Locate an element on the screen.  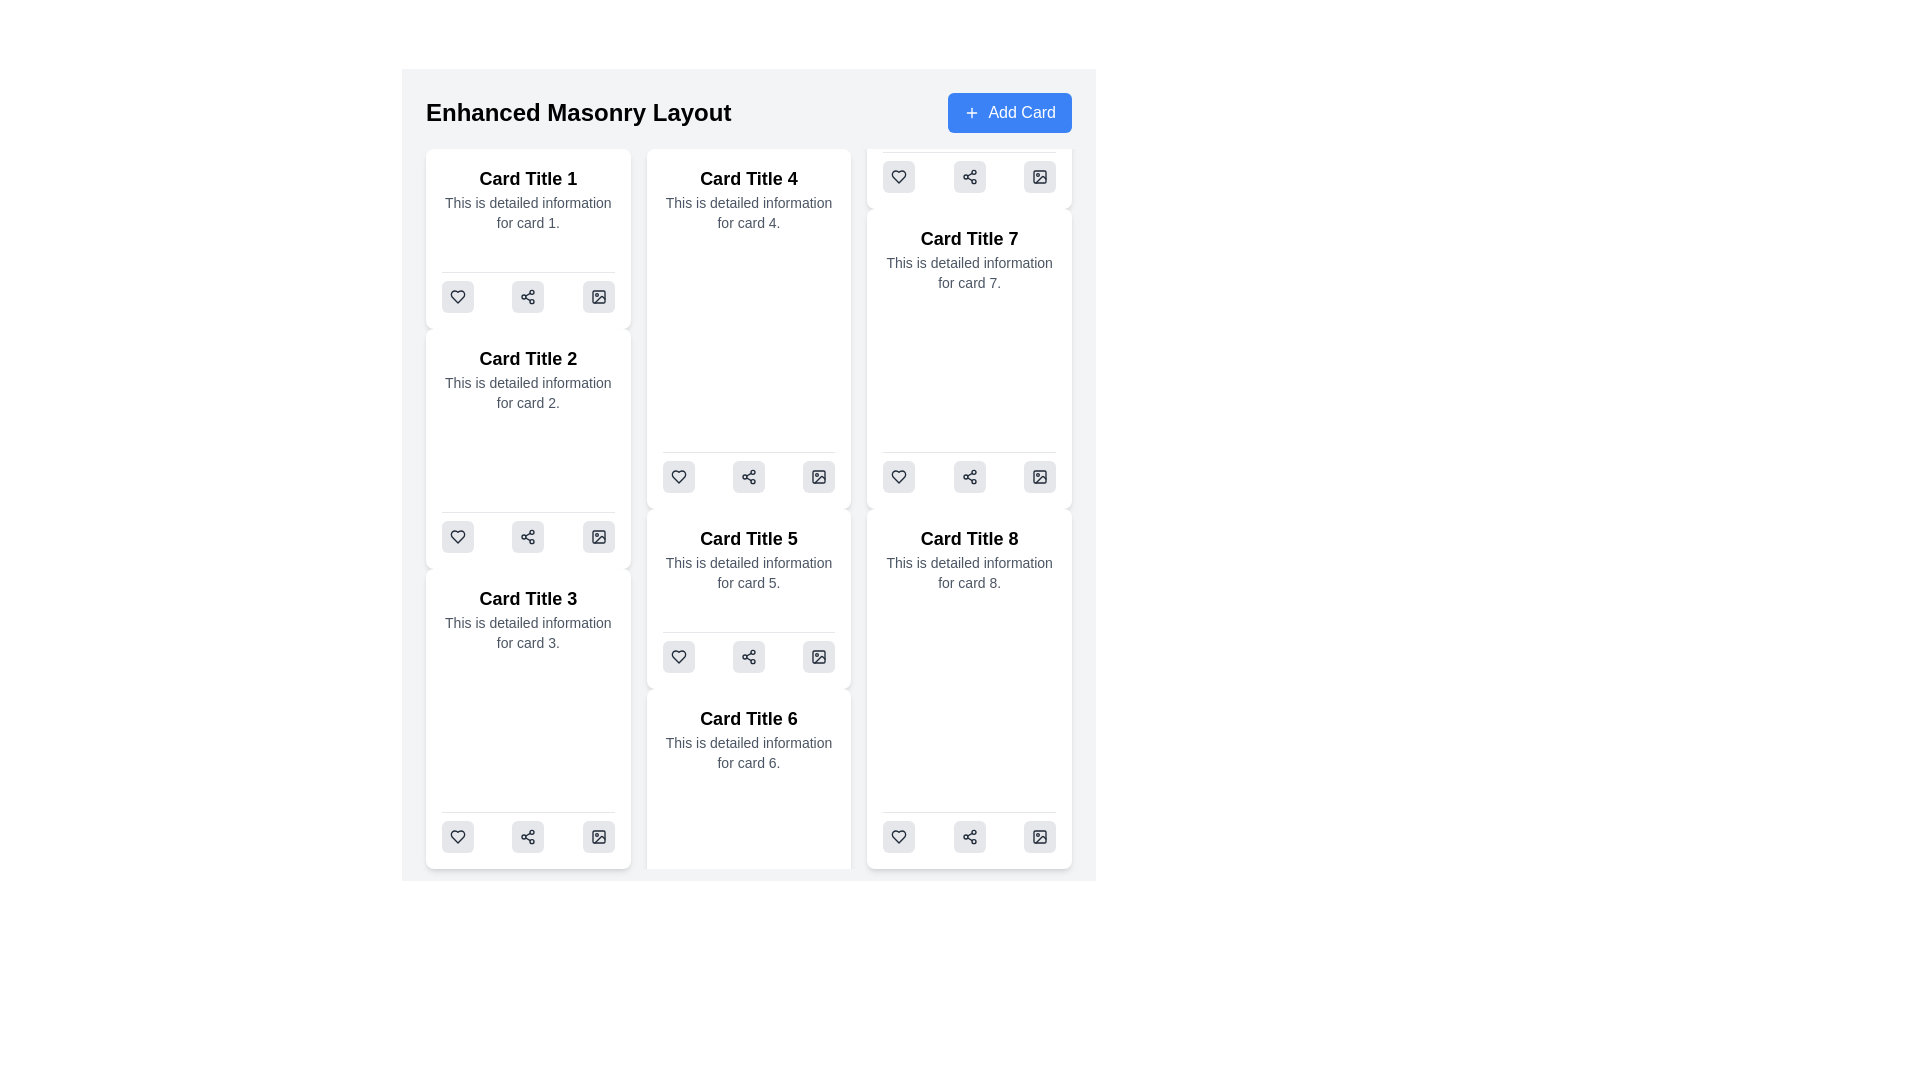
the rectangular visual icon component located in the top-right of the card labeled 'Card Title 7' by moving the cursor to its center point is located at coordinates (1040, 176).